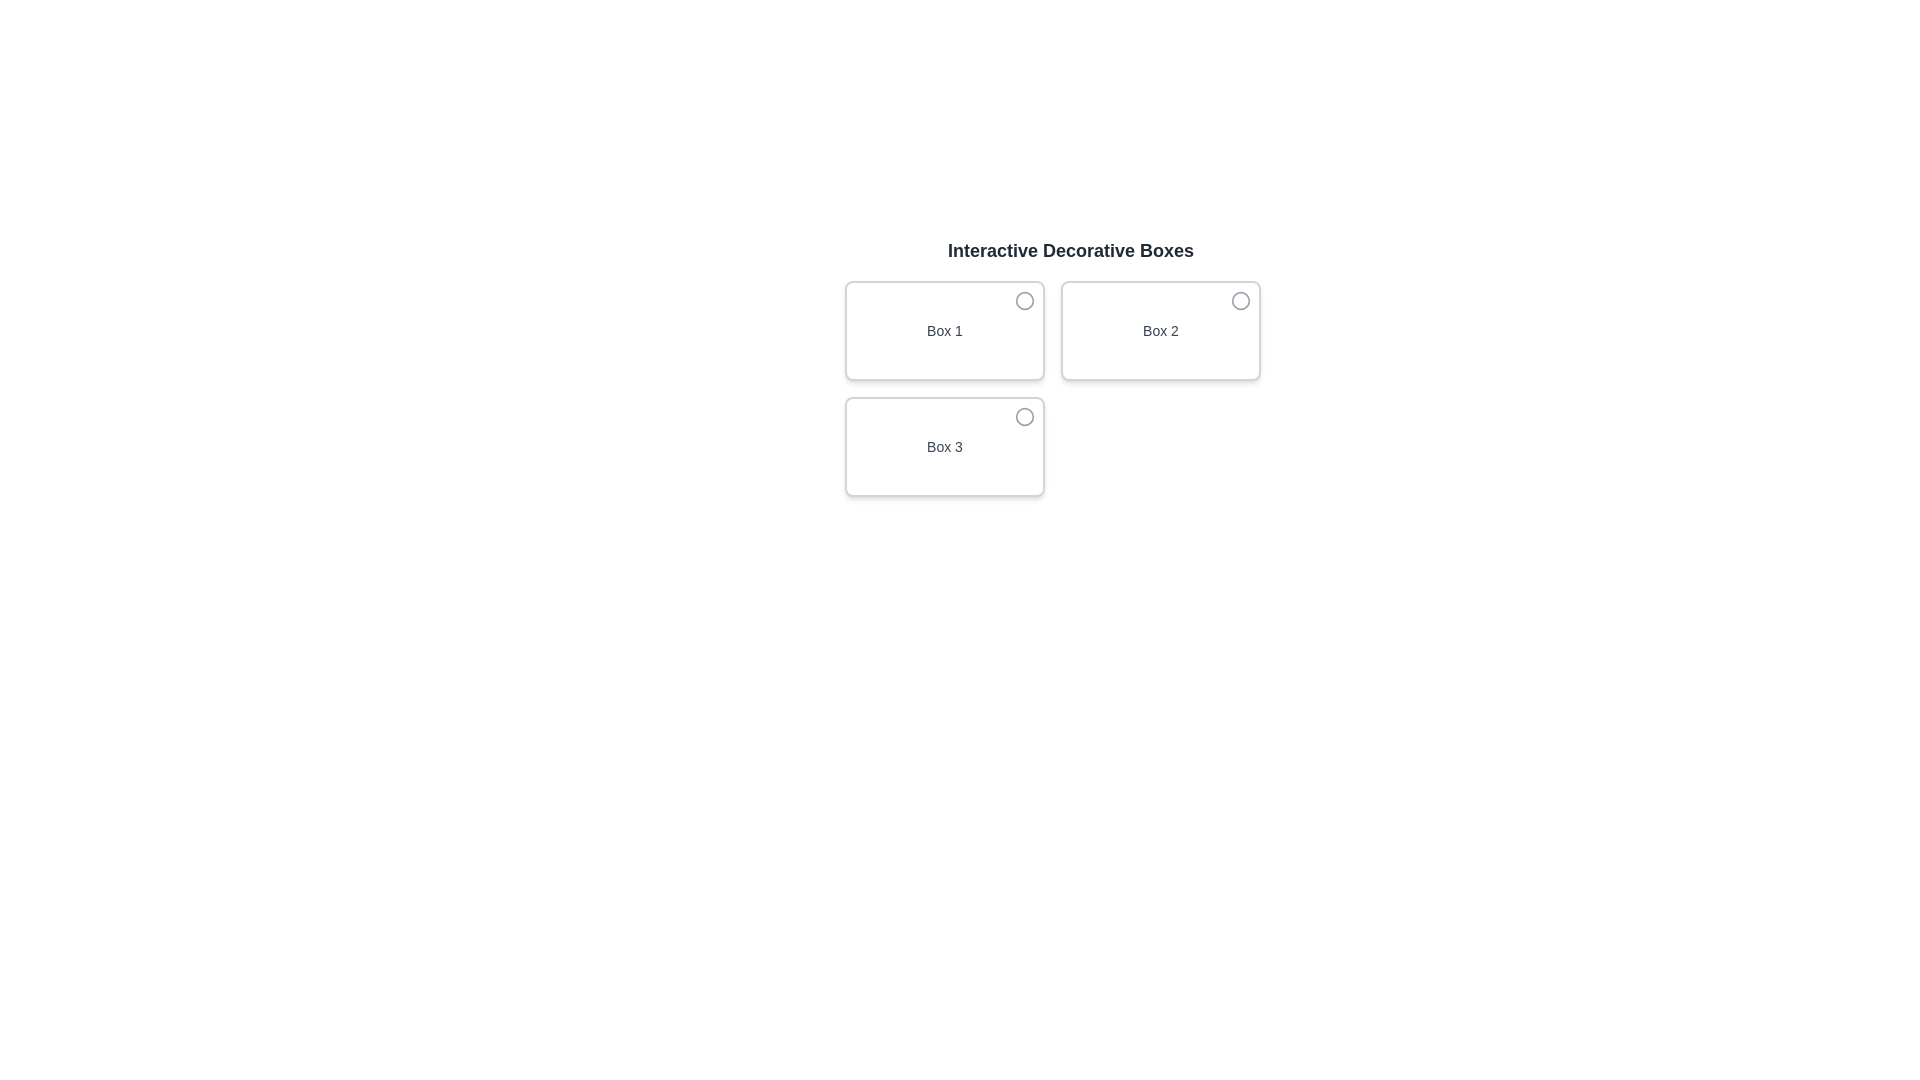 The image size is (1920, 1080). What do you see at coordinates (1025, 300) in the screenshot?
I see `the small circular icon in the top-right corner of the white rectangular box labeled 'Box 1'` at bounding box center [1025, 300].